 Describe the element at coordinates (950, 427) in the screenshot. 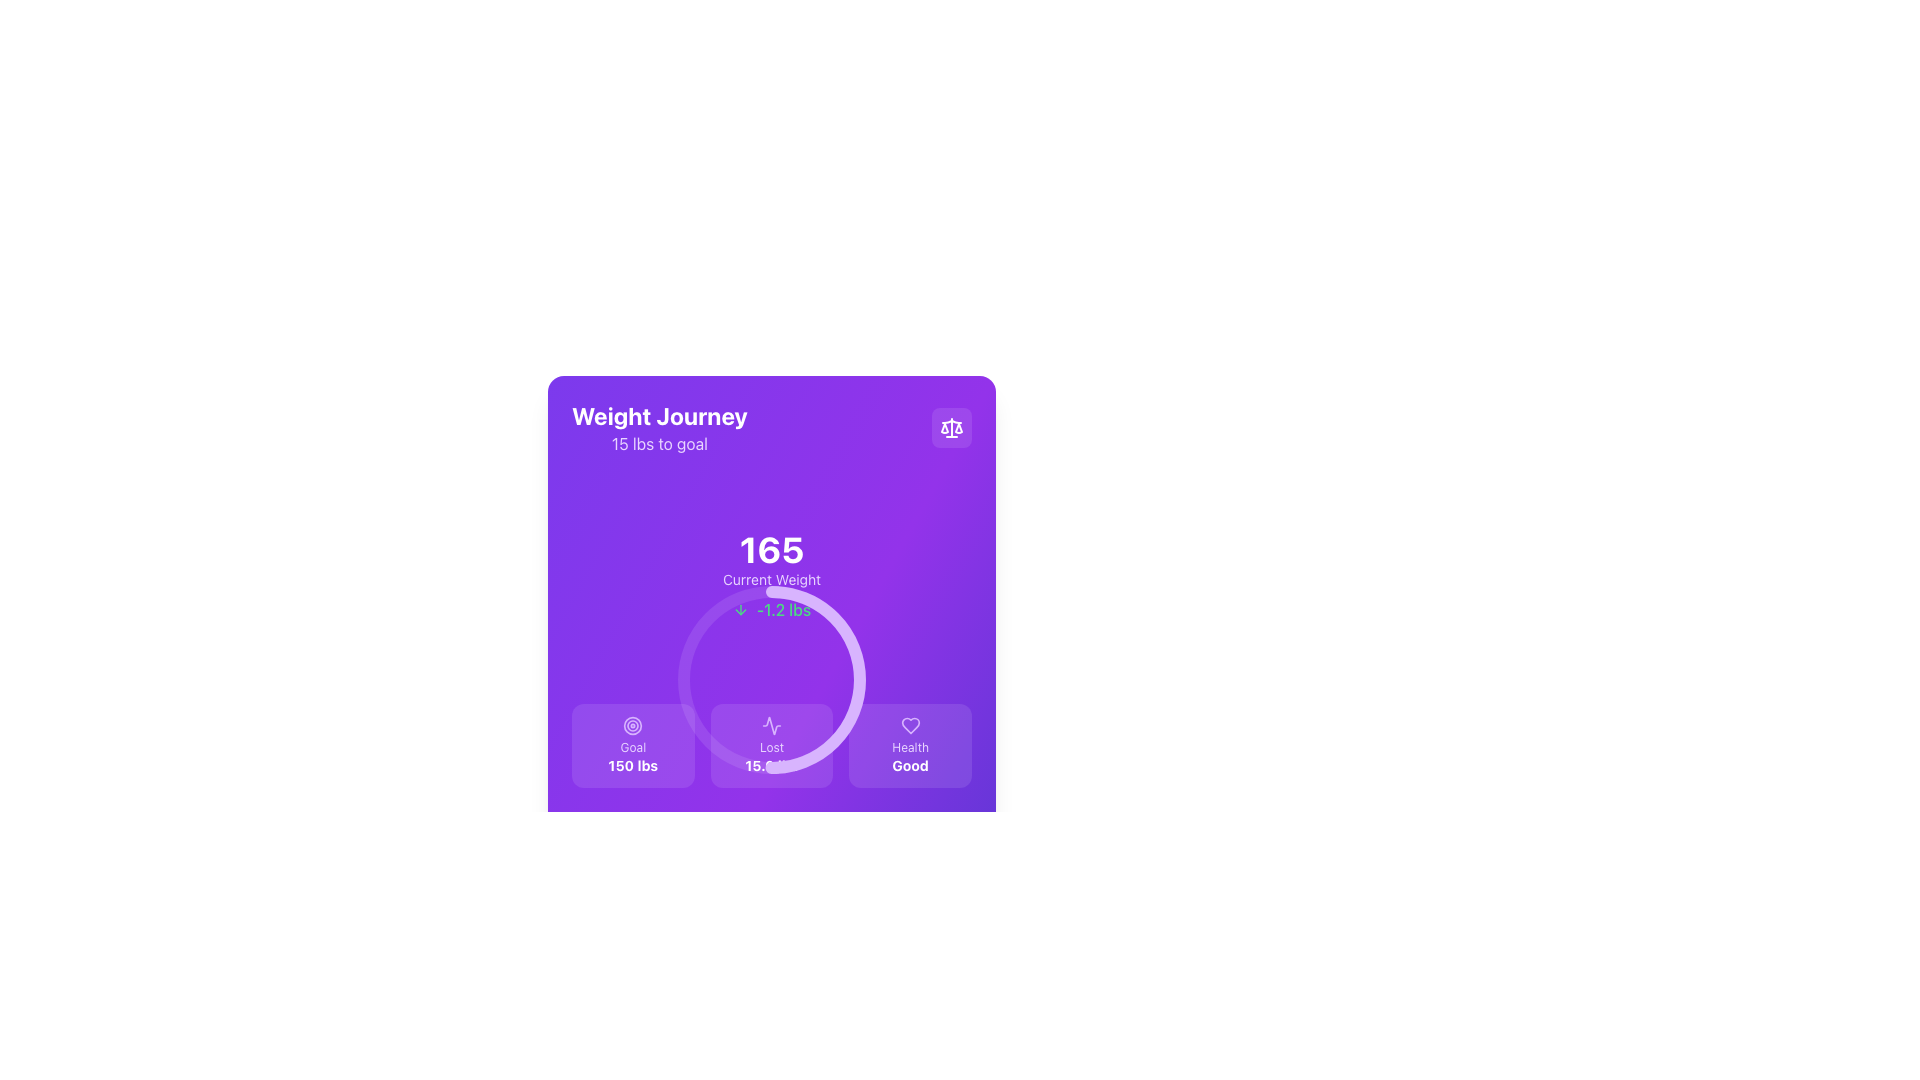

I see `the center of the balance icon located in the top-right corner of the card, which serves as a visual indicator for weight tracking or goals` at that location.